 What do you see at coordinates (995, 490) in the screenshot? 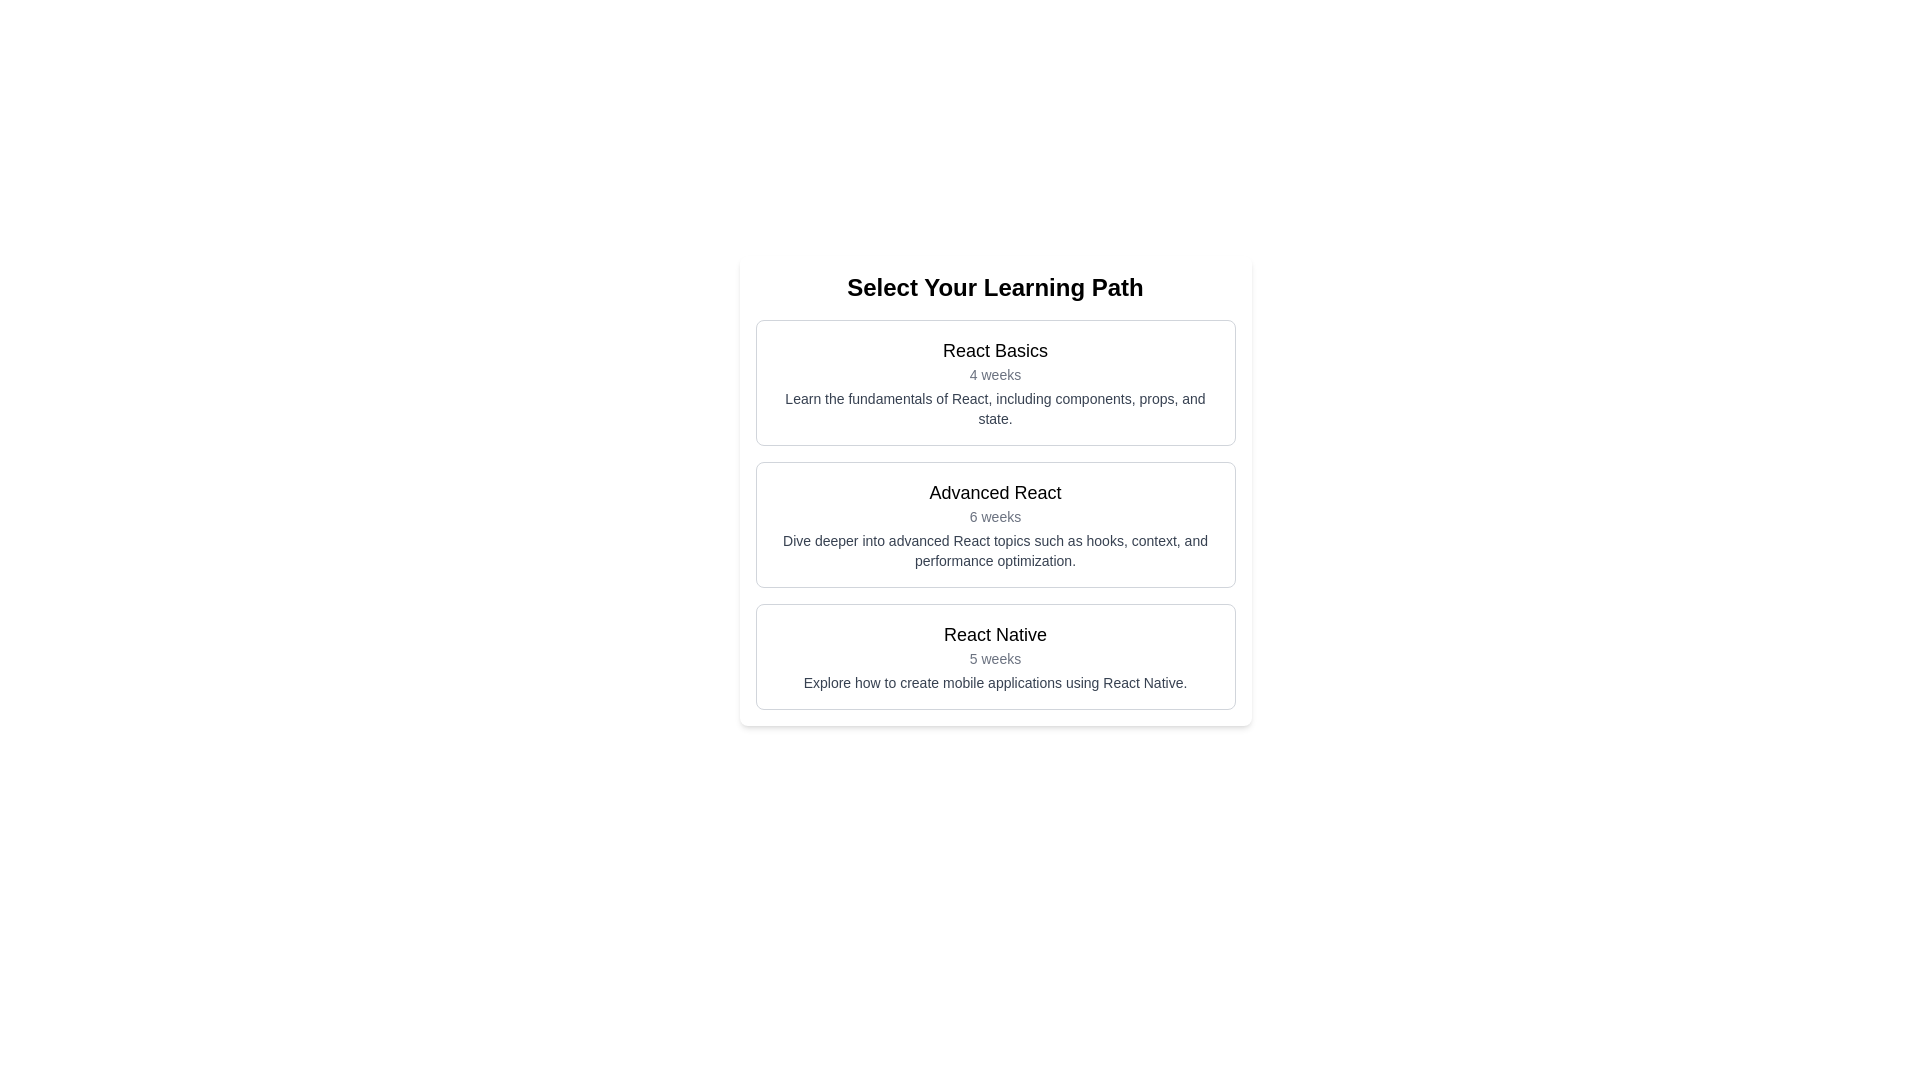
I see `the Informational Panel that serves as a navigational hub for selecting learning paths such as 'React Basics' or 'React Native'` at bounding box center [995, 490].